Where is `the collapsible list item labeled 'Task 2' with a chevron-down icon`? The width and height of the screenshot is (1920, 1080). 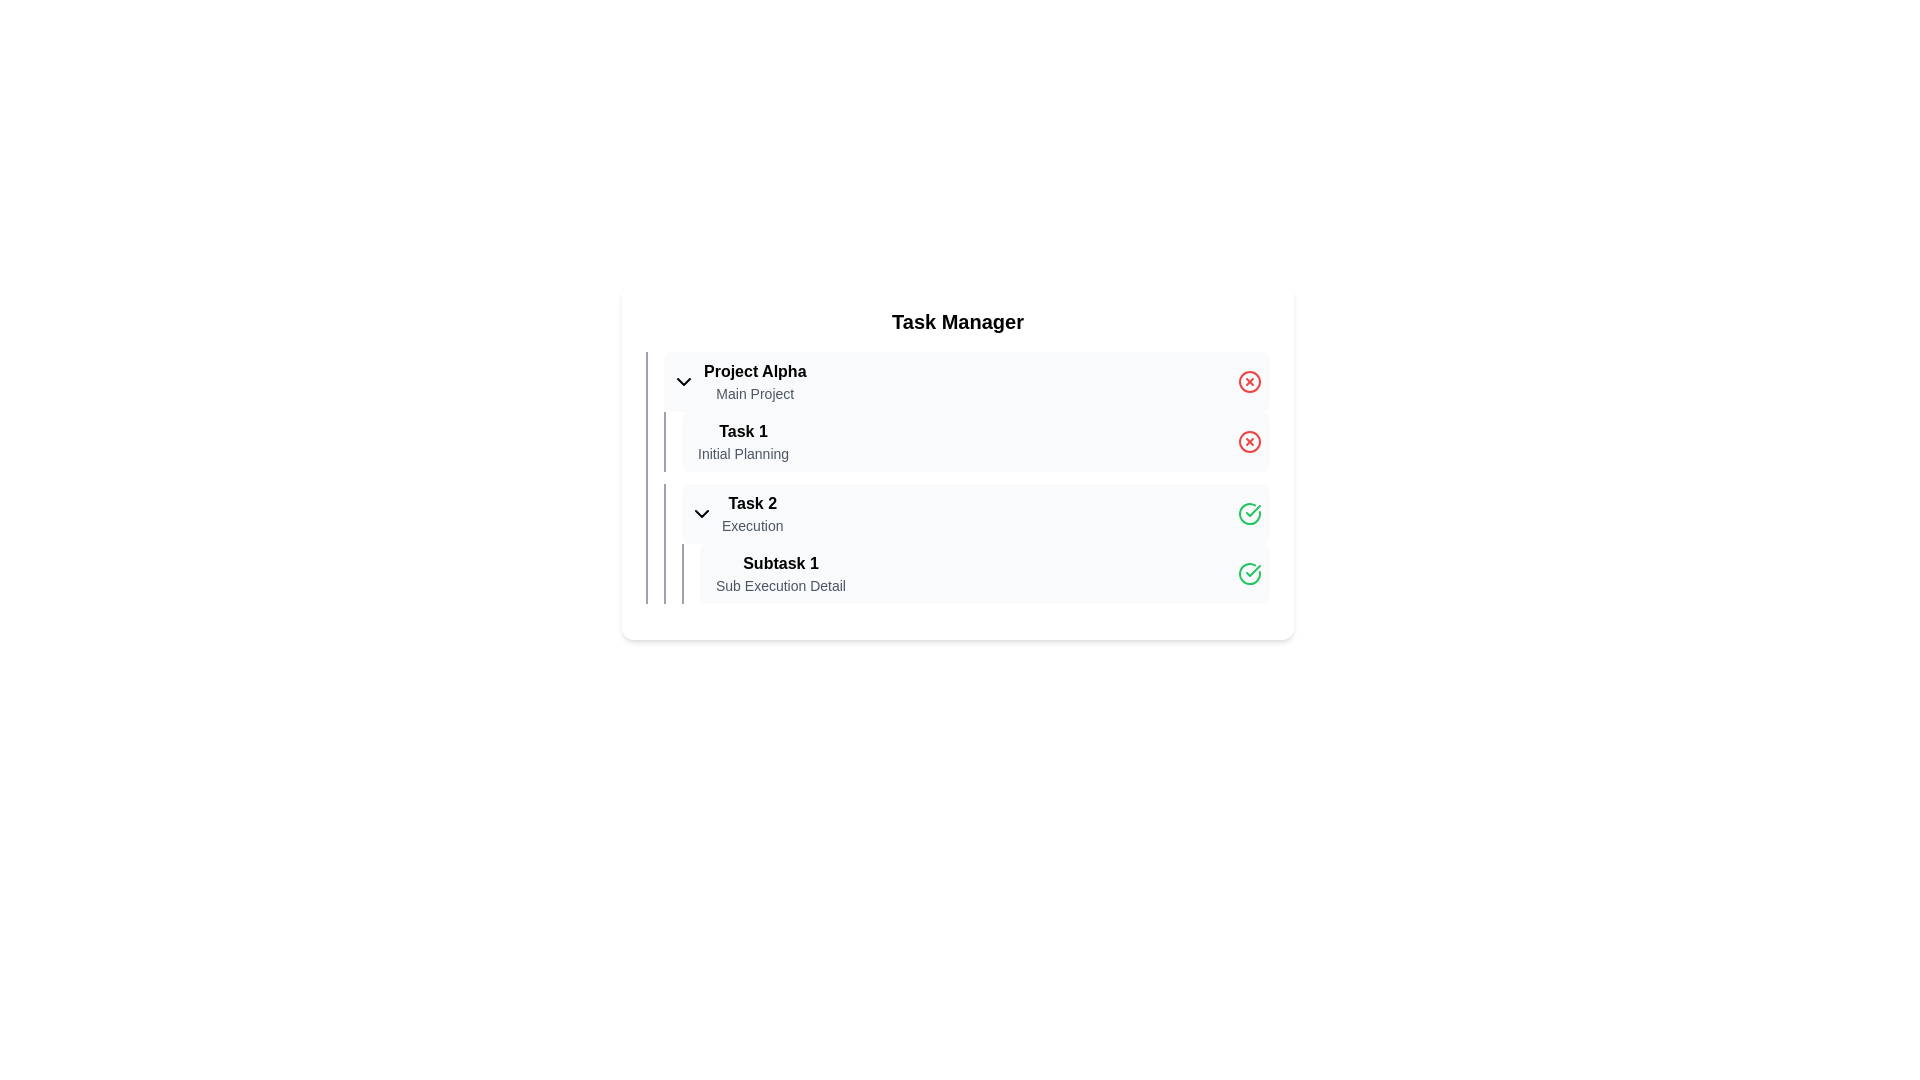
the collapsible list item labeled 'Task 2' with a chevron-down icon is located at coordinates (735, 512).